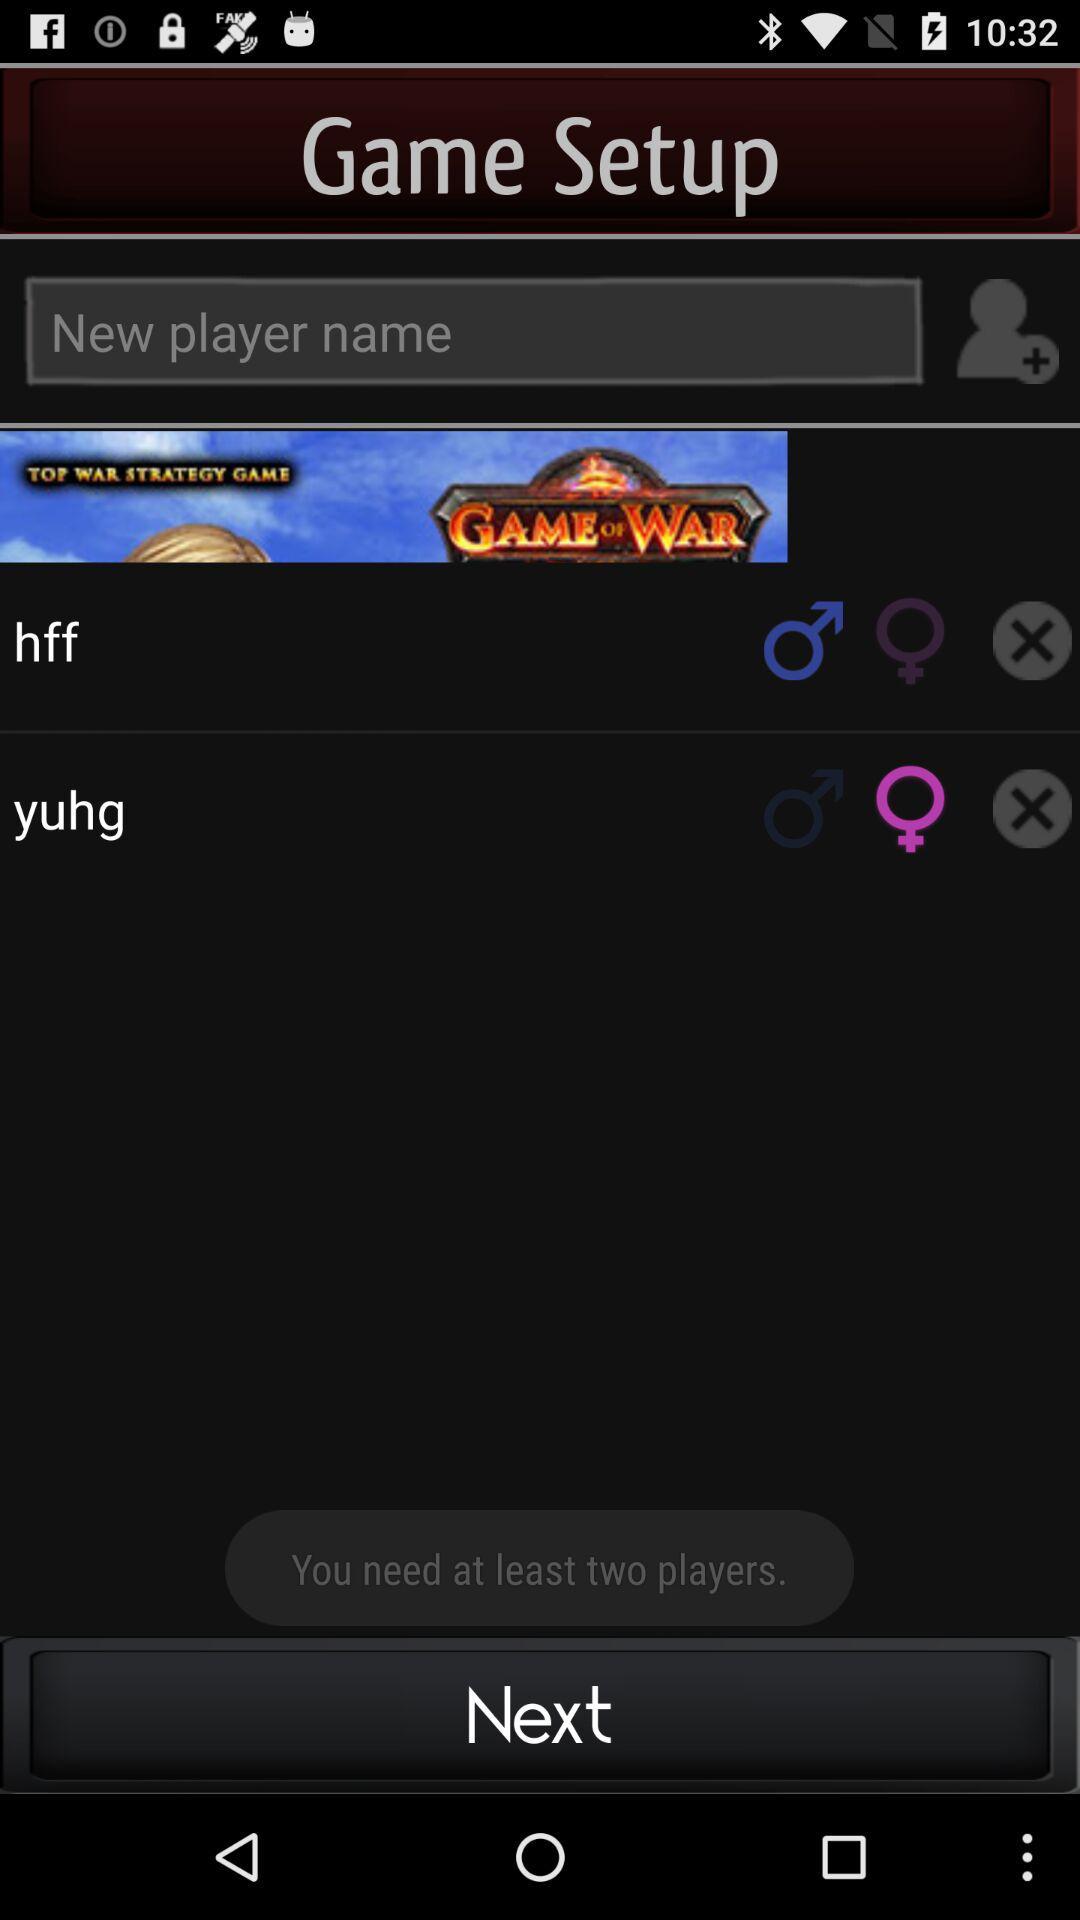 This screenshot has width=1080, height=1920. I want to click on next, so click(540, 496).